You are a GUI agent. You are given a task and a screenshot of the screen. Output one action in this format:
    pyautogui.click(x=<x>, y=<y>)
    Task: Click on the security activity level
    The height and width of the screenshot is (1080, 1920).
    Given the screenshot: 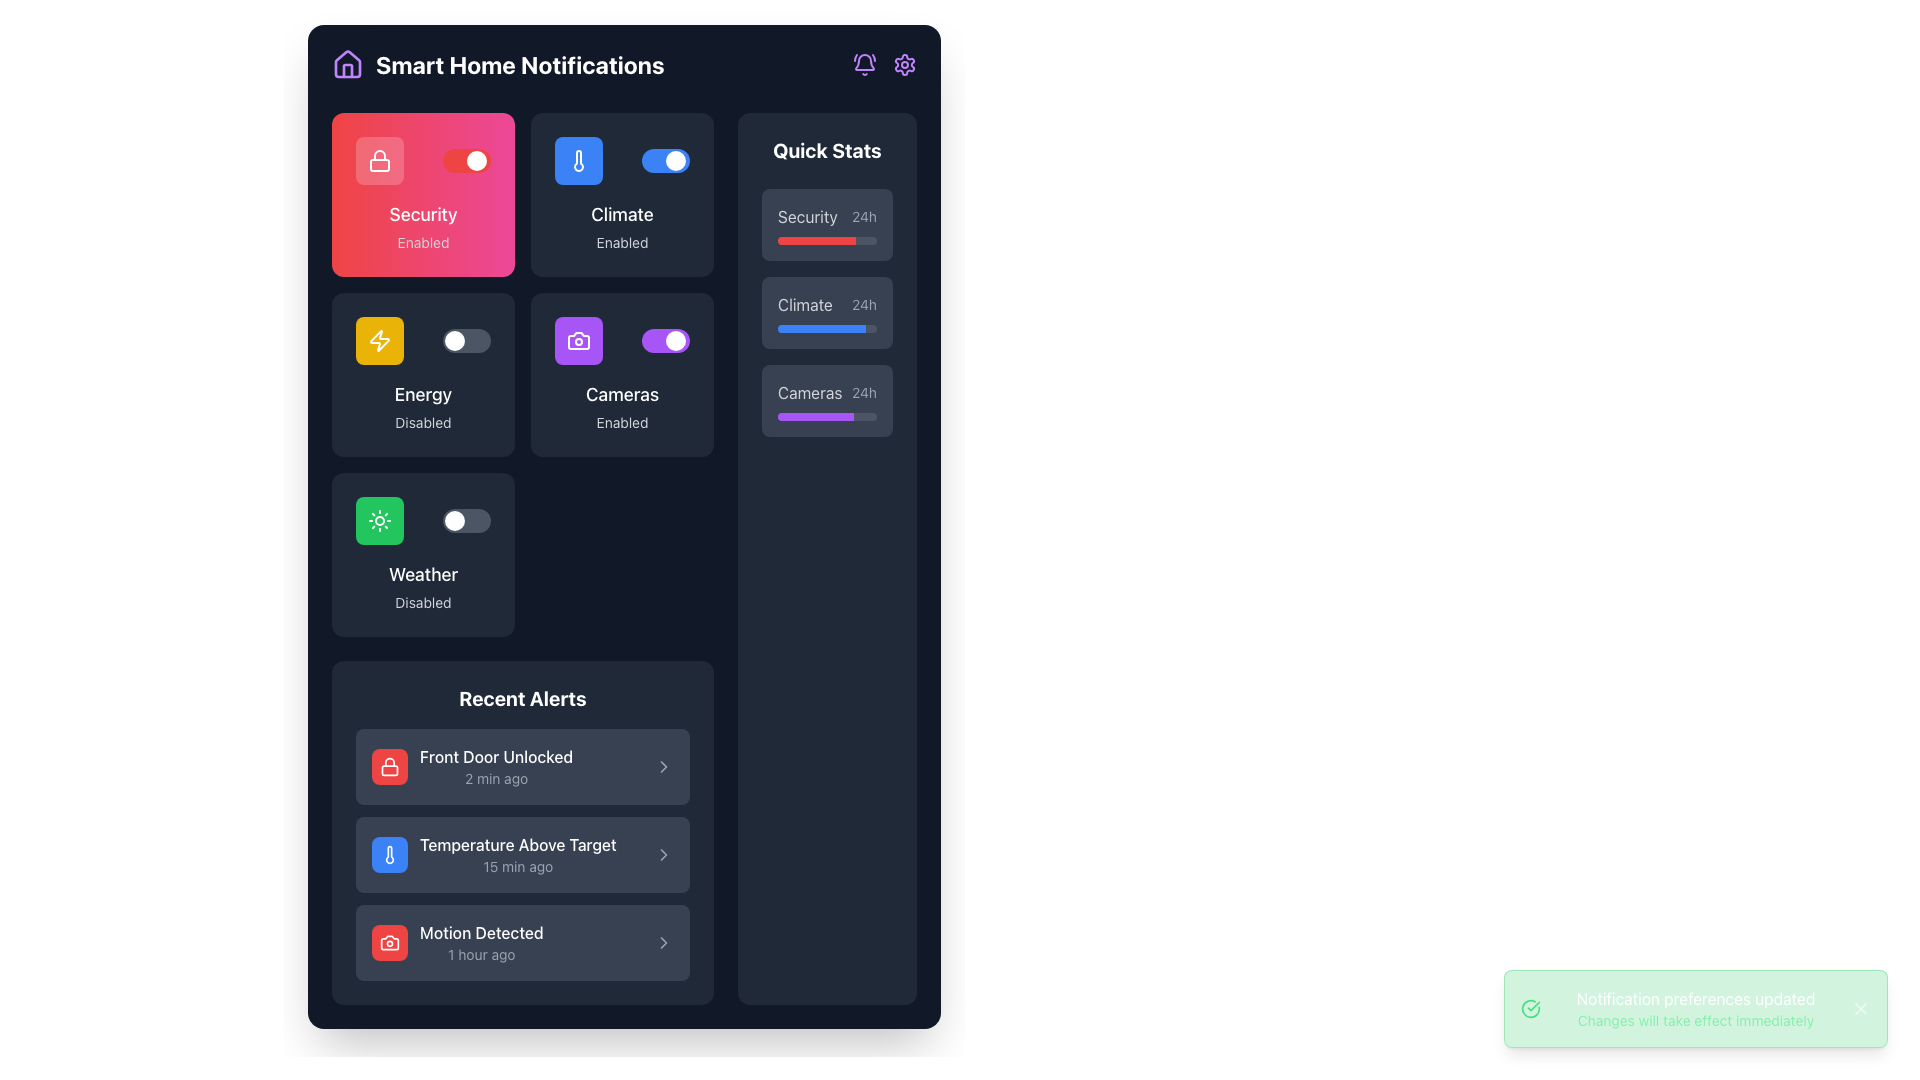 What is the action you would take?
    pyautogui.click(x=781, y=239)
    